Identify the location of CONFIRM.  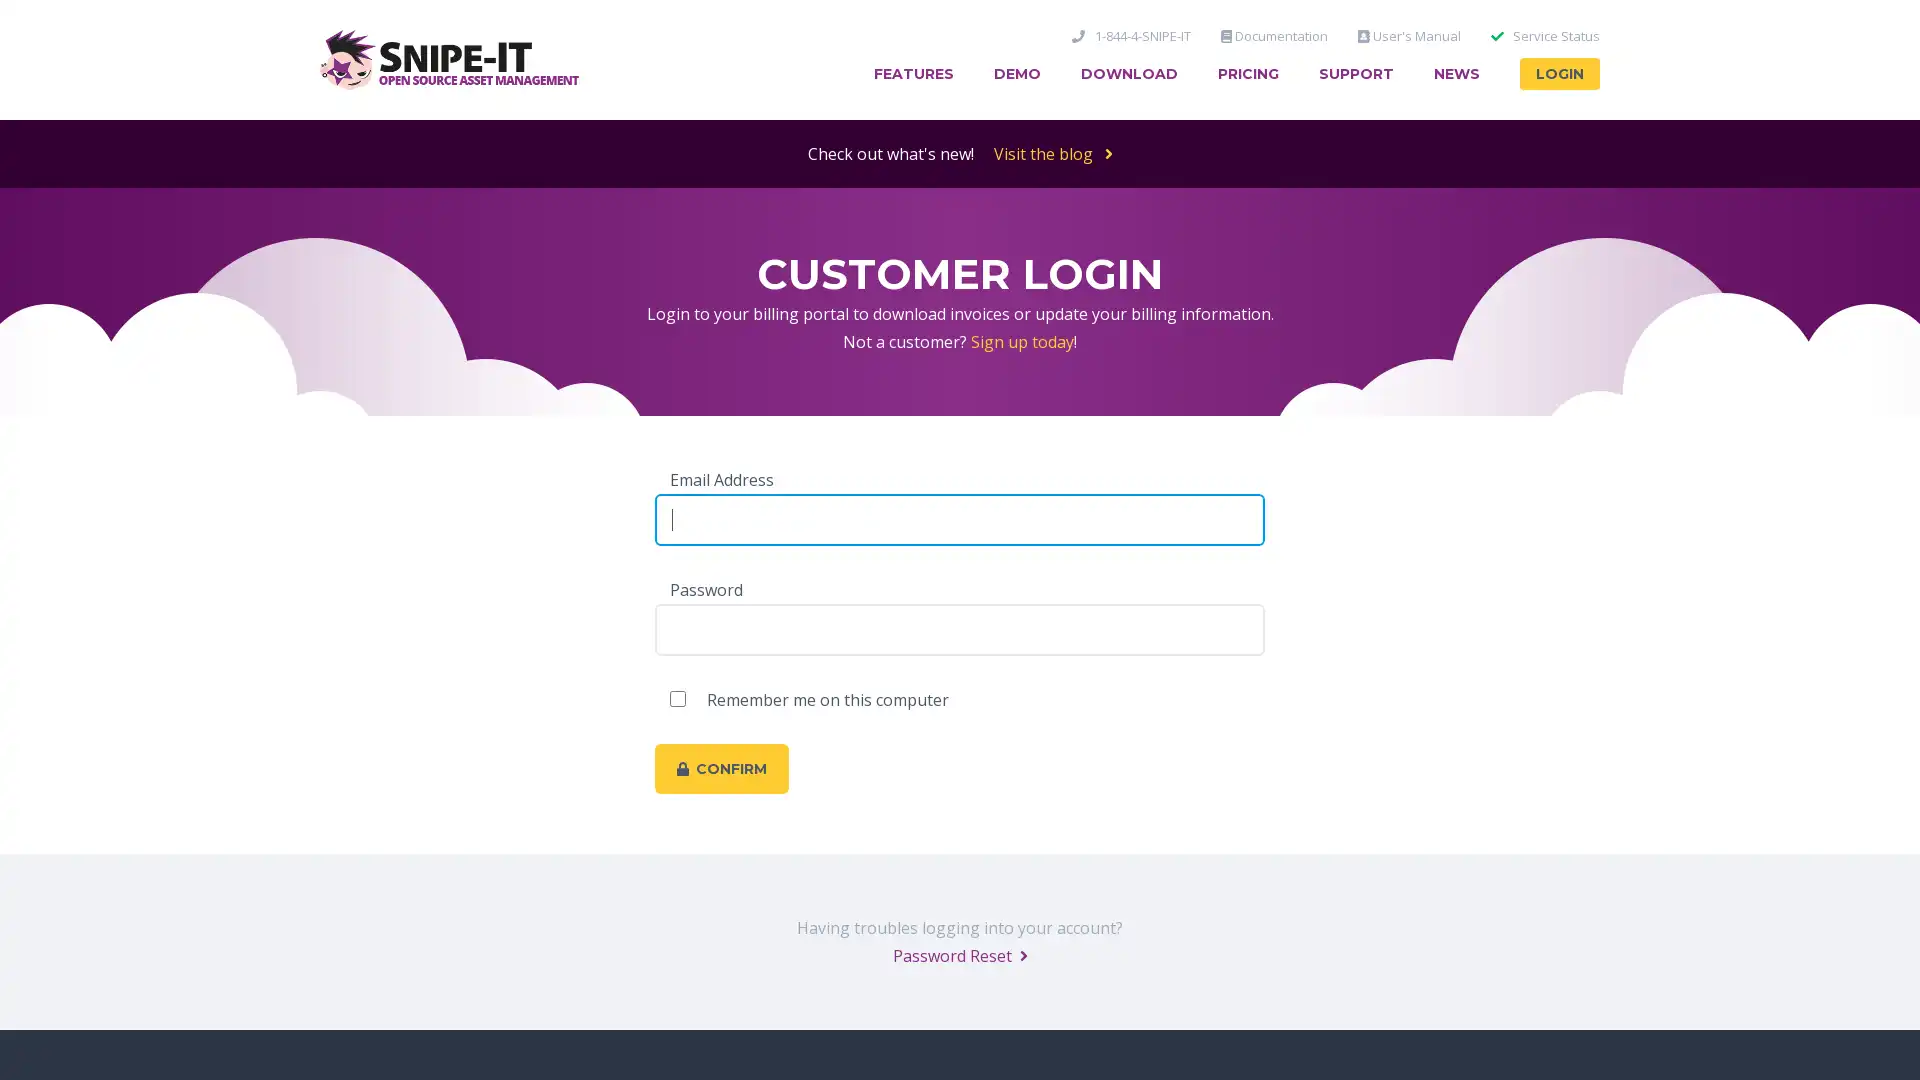
(720, 767).